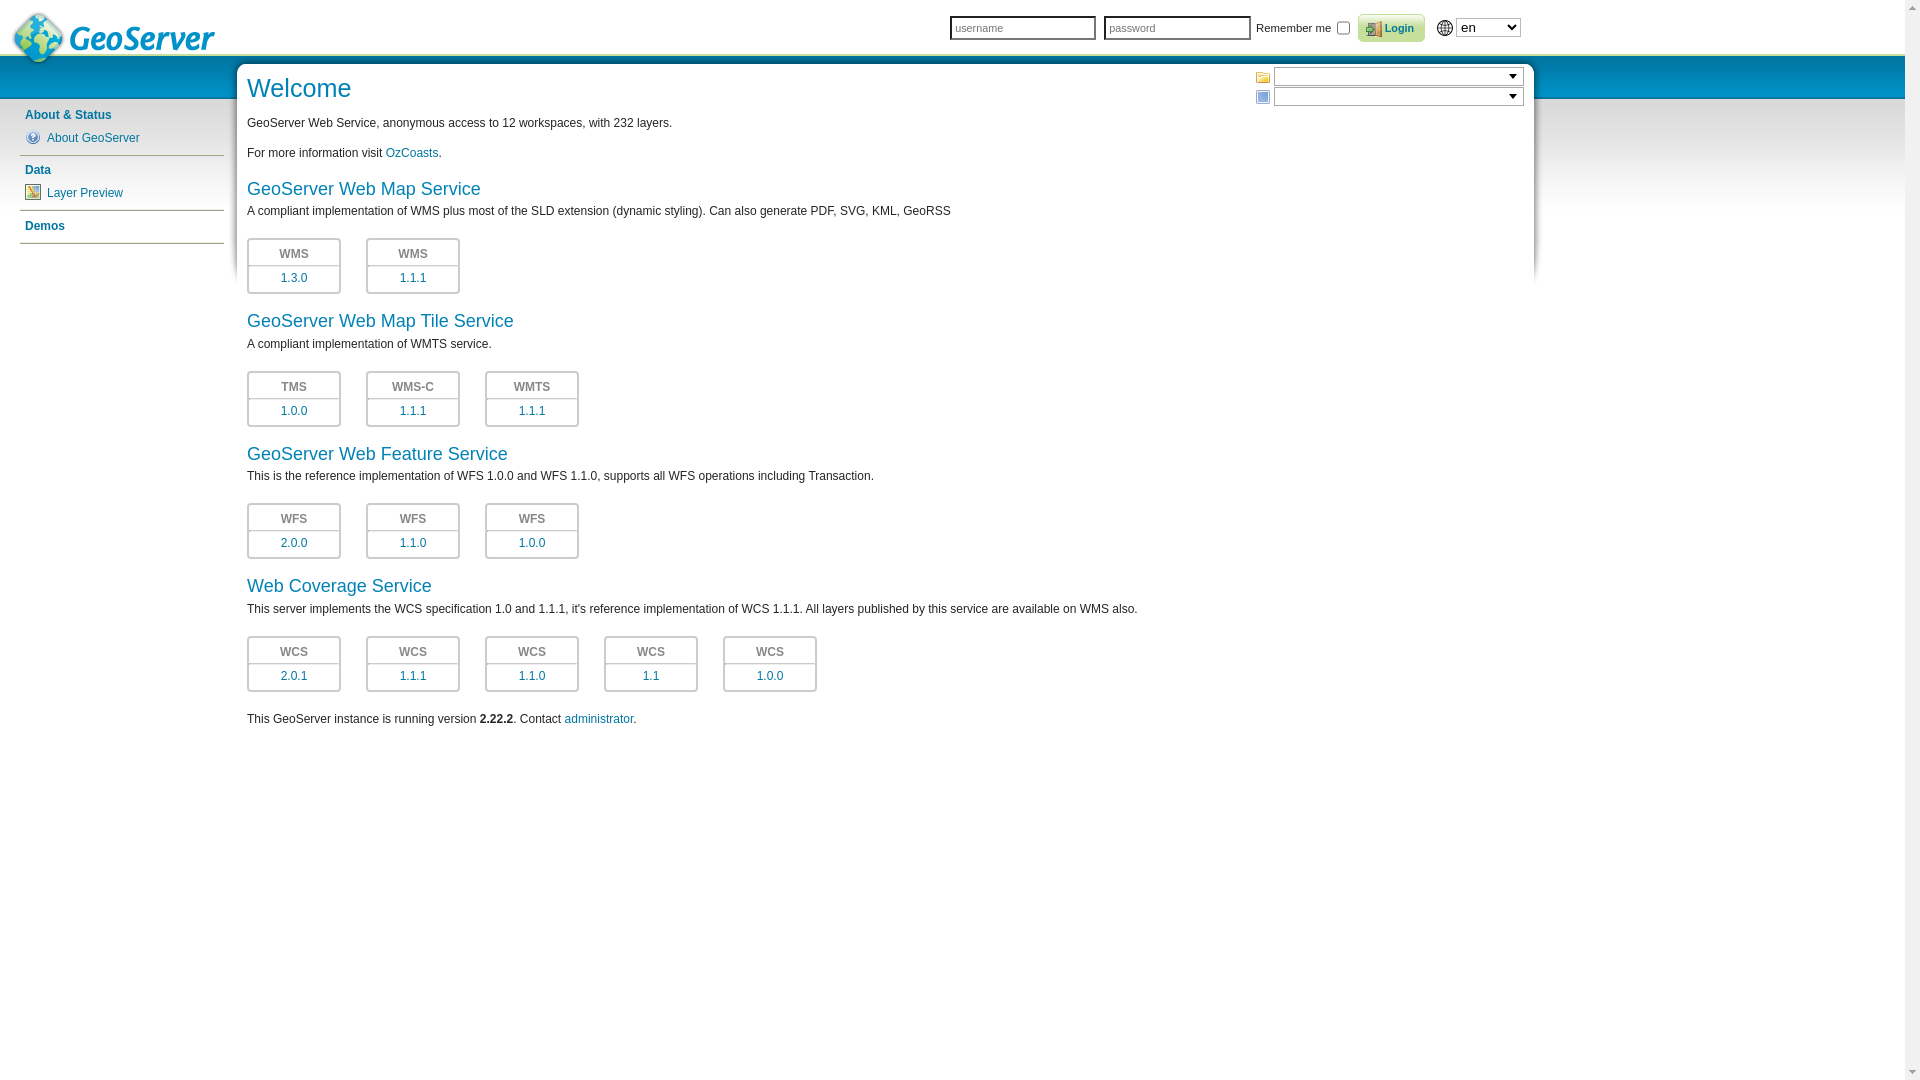 The width and height of the screenshot is (1920, 1080). I want to click on 'WFS, so click(292, 530).